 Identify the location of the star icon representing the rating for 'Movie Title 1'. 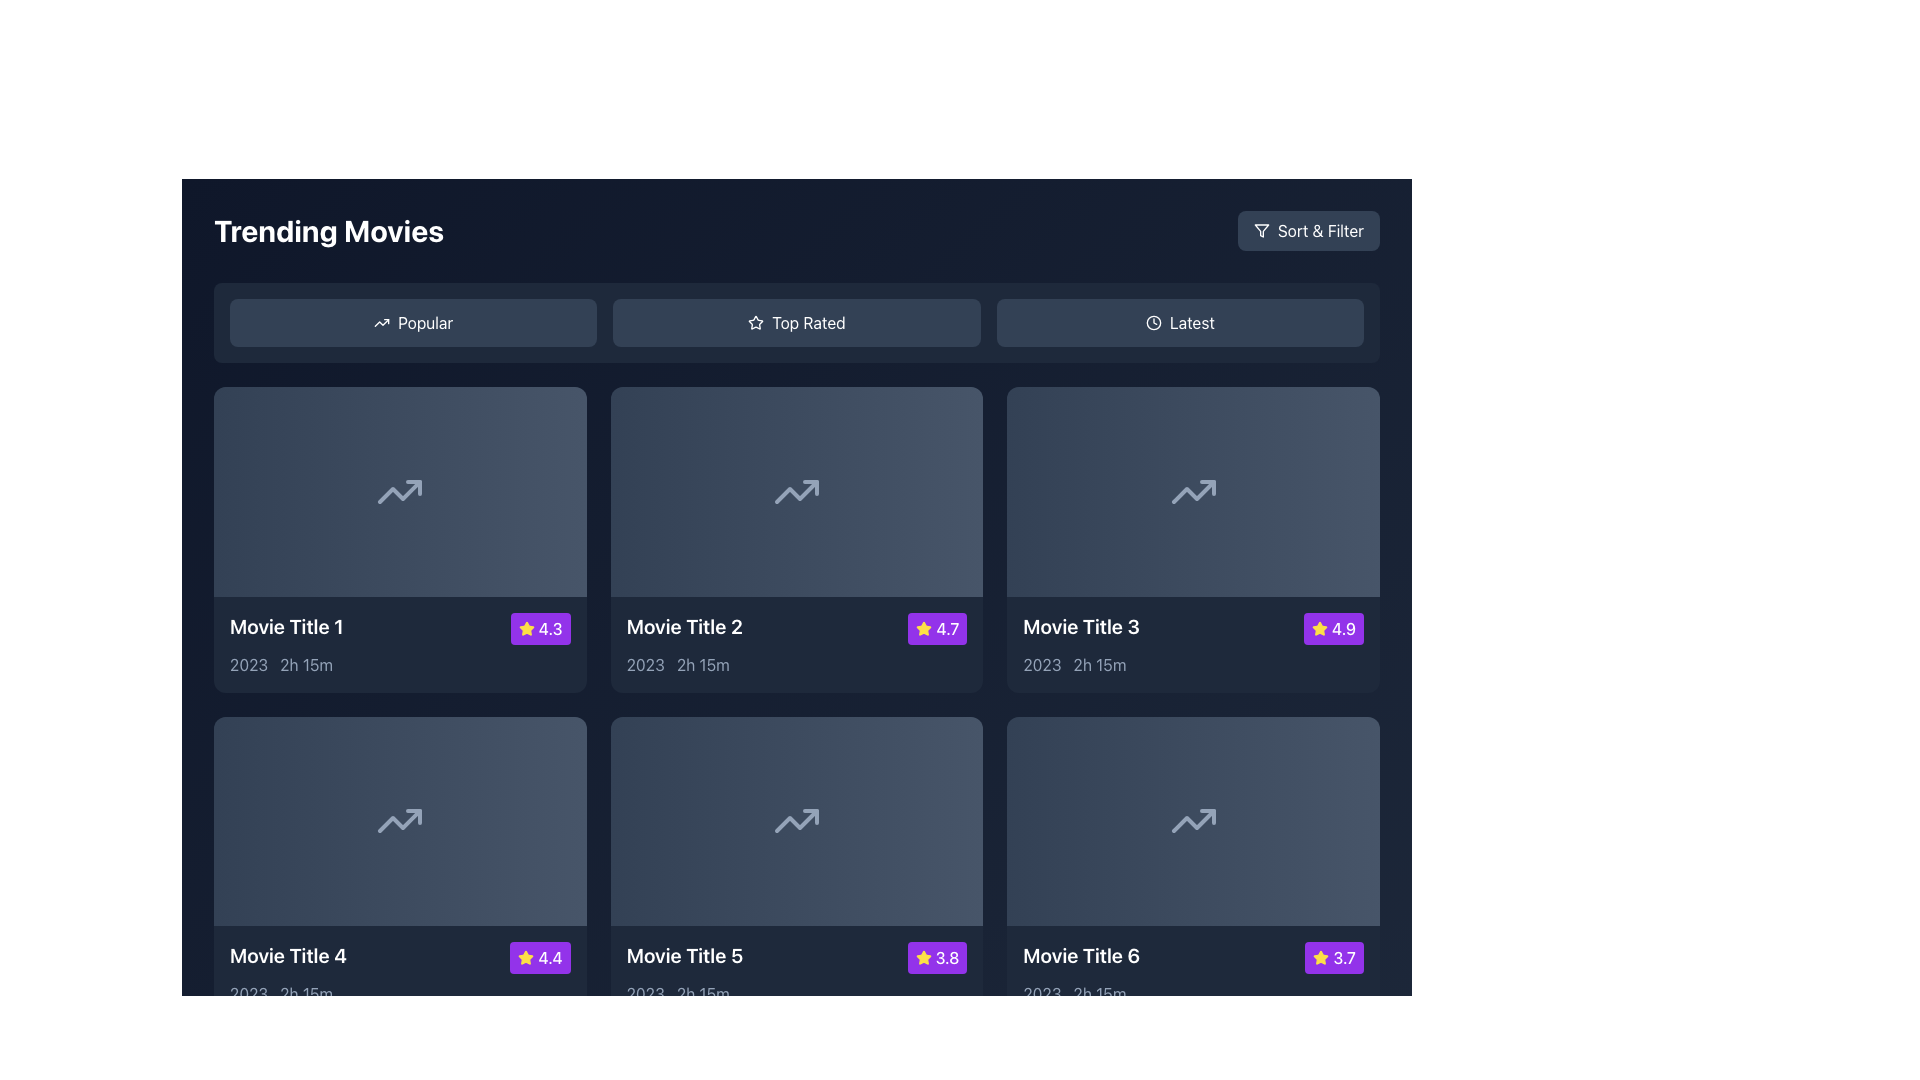
(526, 627).